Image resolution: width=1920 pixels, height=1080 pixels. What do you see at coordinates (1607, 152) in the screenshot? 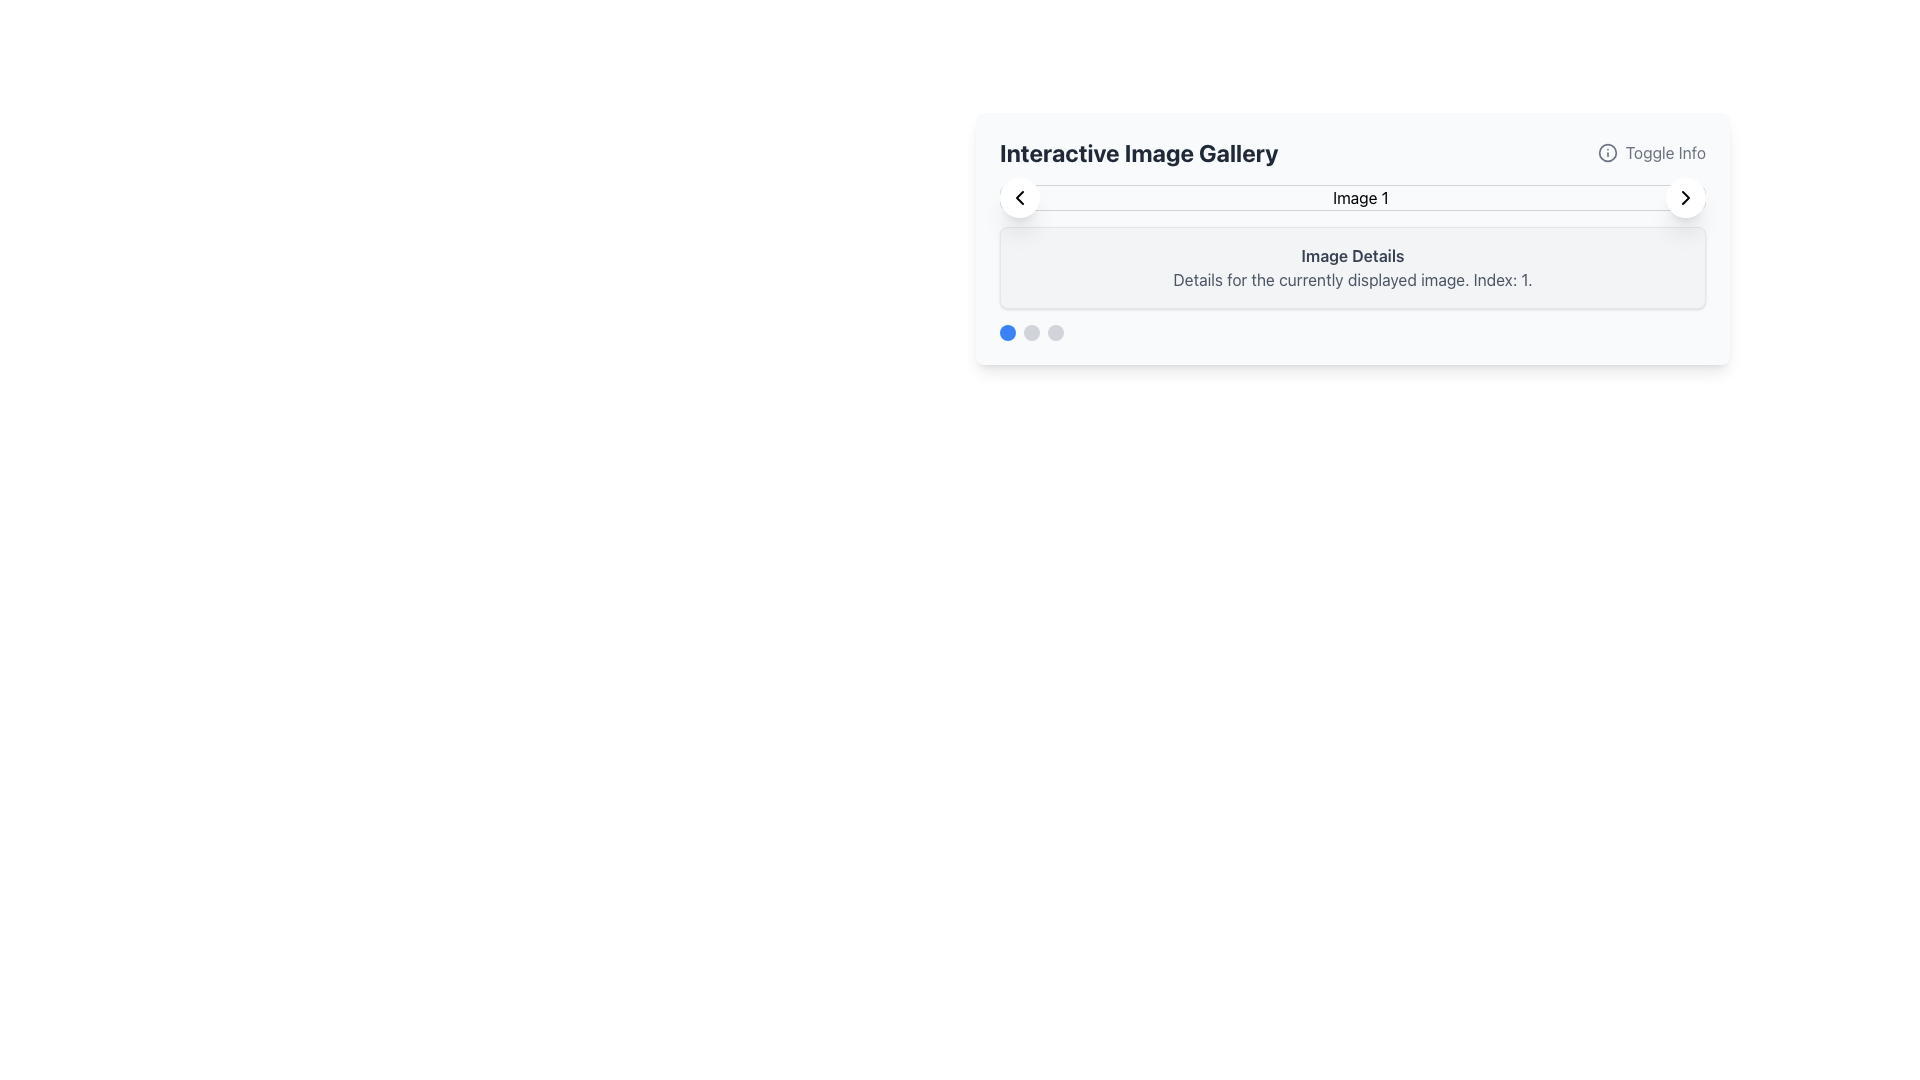
I see `the small circular information icon with an 'i' symbol` at bounding box center [1607, 152].